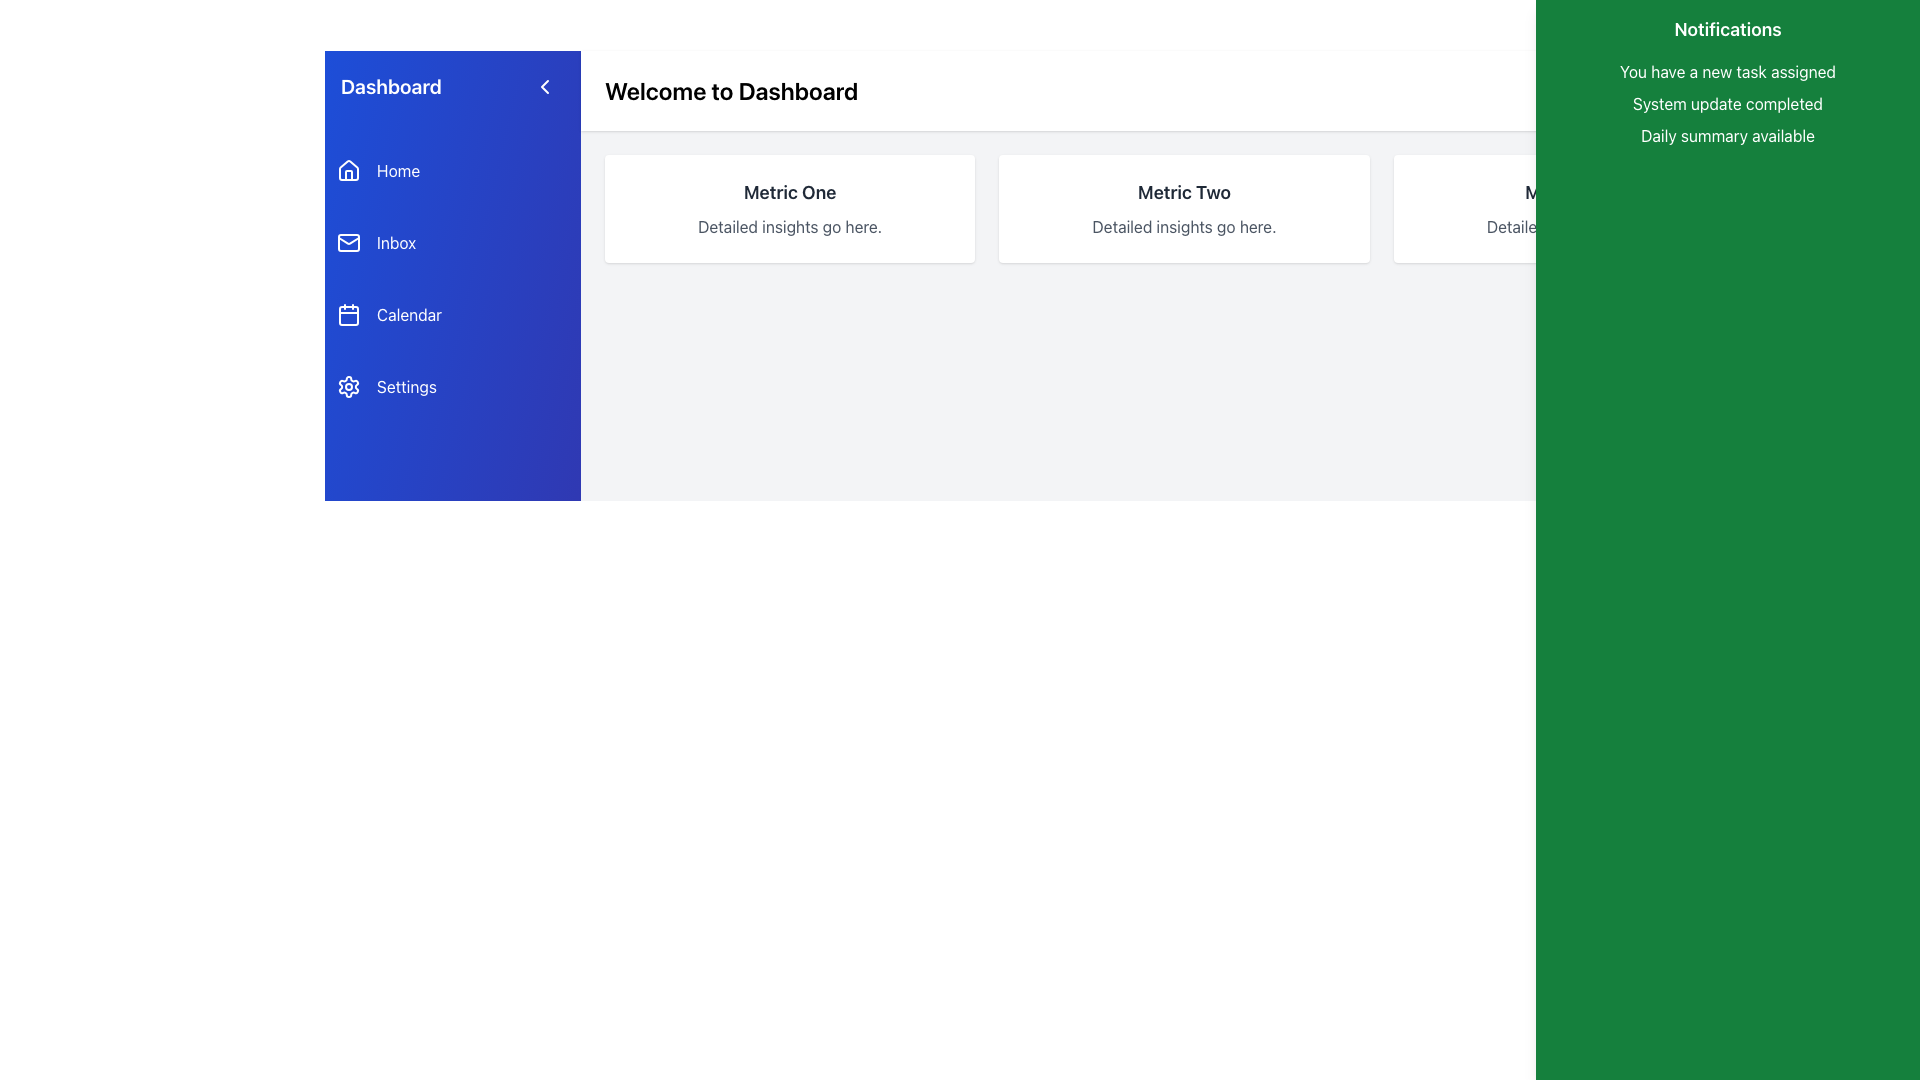  Describe the element at coordinates (545, 86) in the screenshot. I see `the arrow icon located in the top-left section of the interface near the 'Dashboard'` at that location.